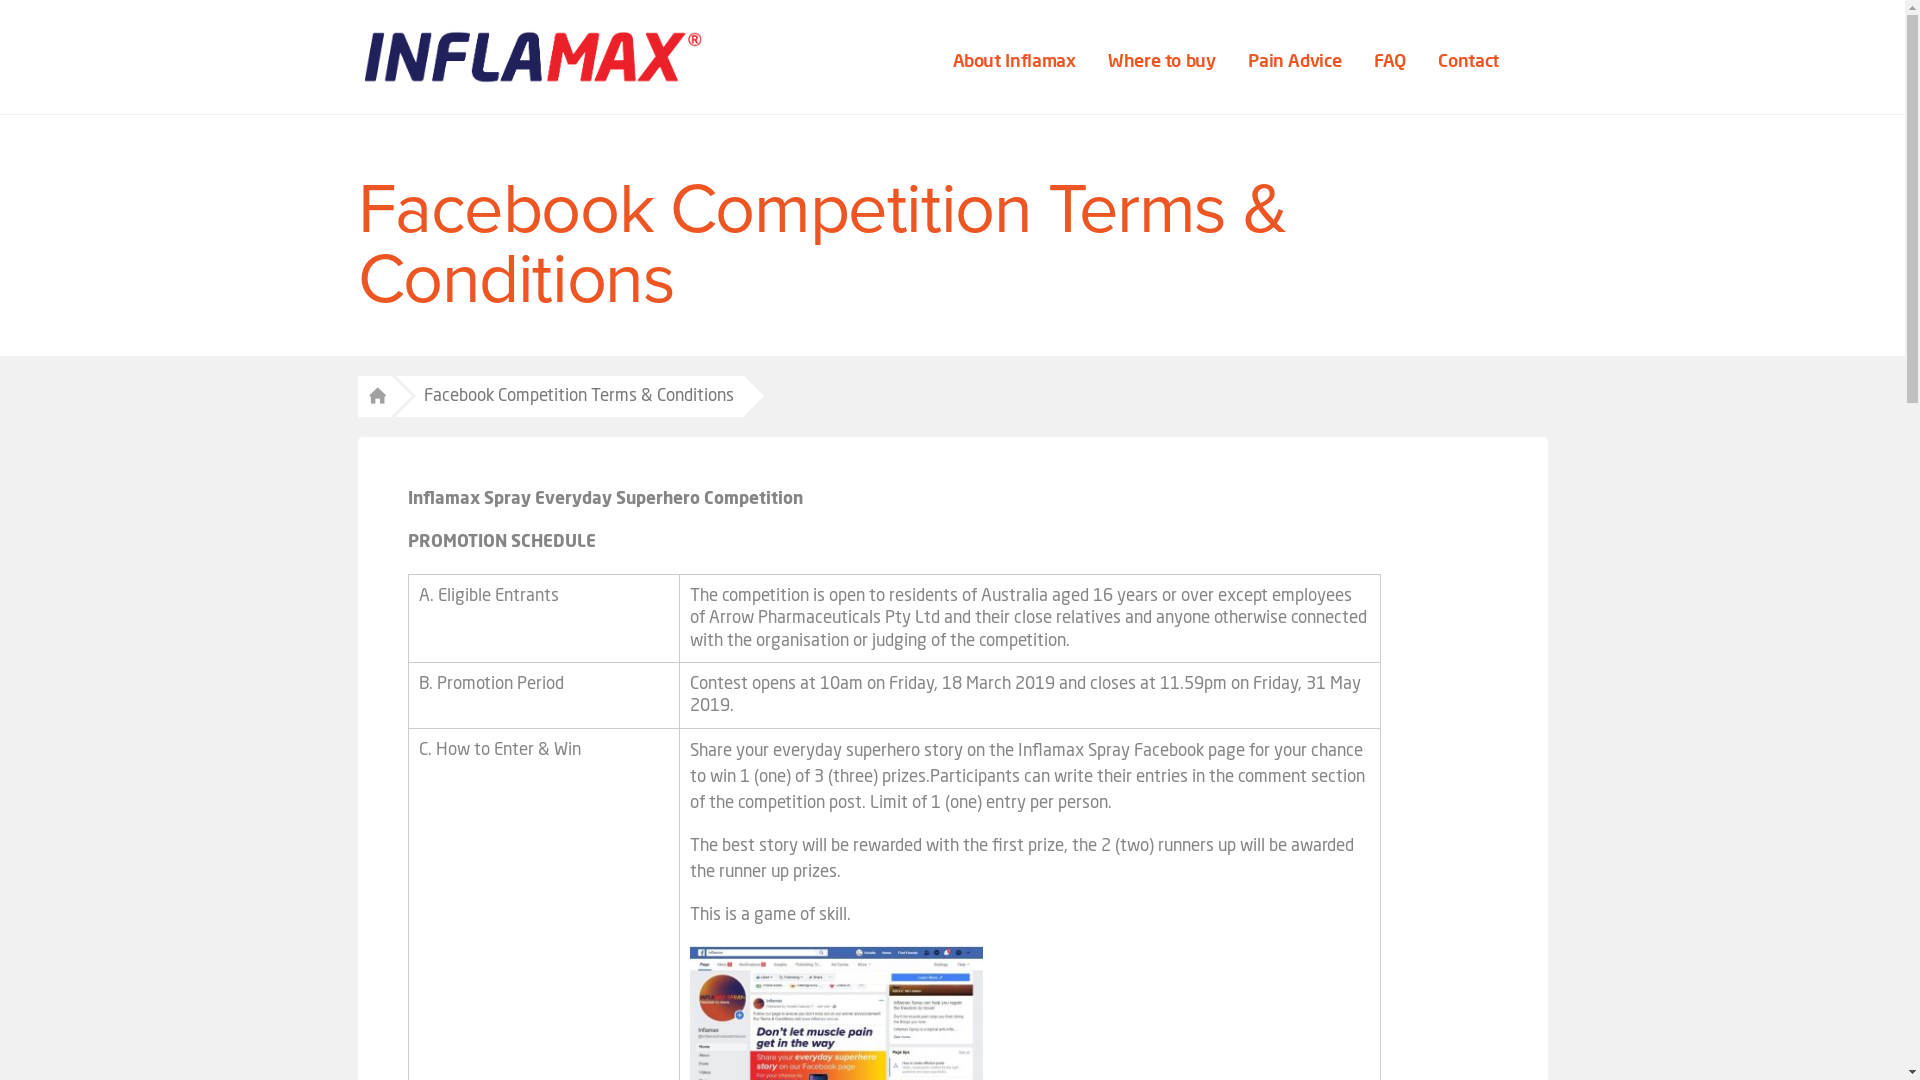 The height and width of the screenshot is (1080, 1920). I want to click on 'Home page', so click(532, 56).